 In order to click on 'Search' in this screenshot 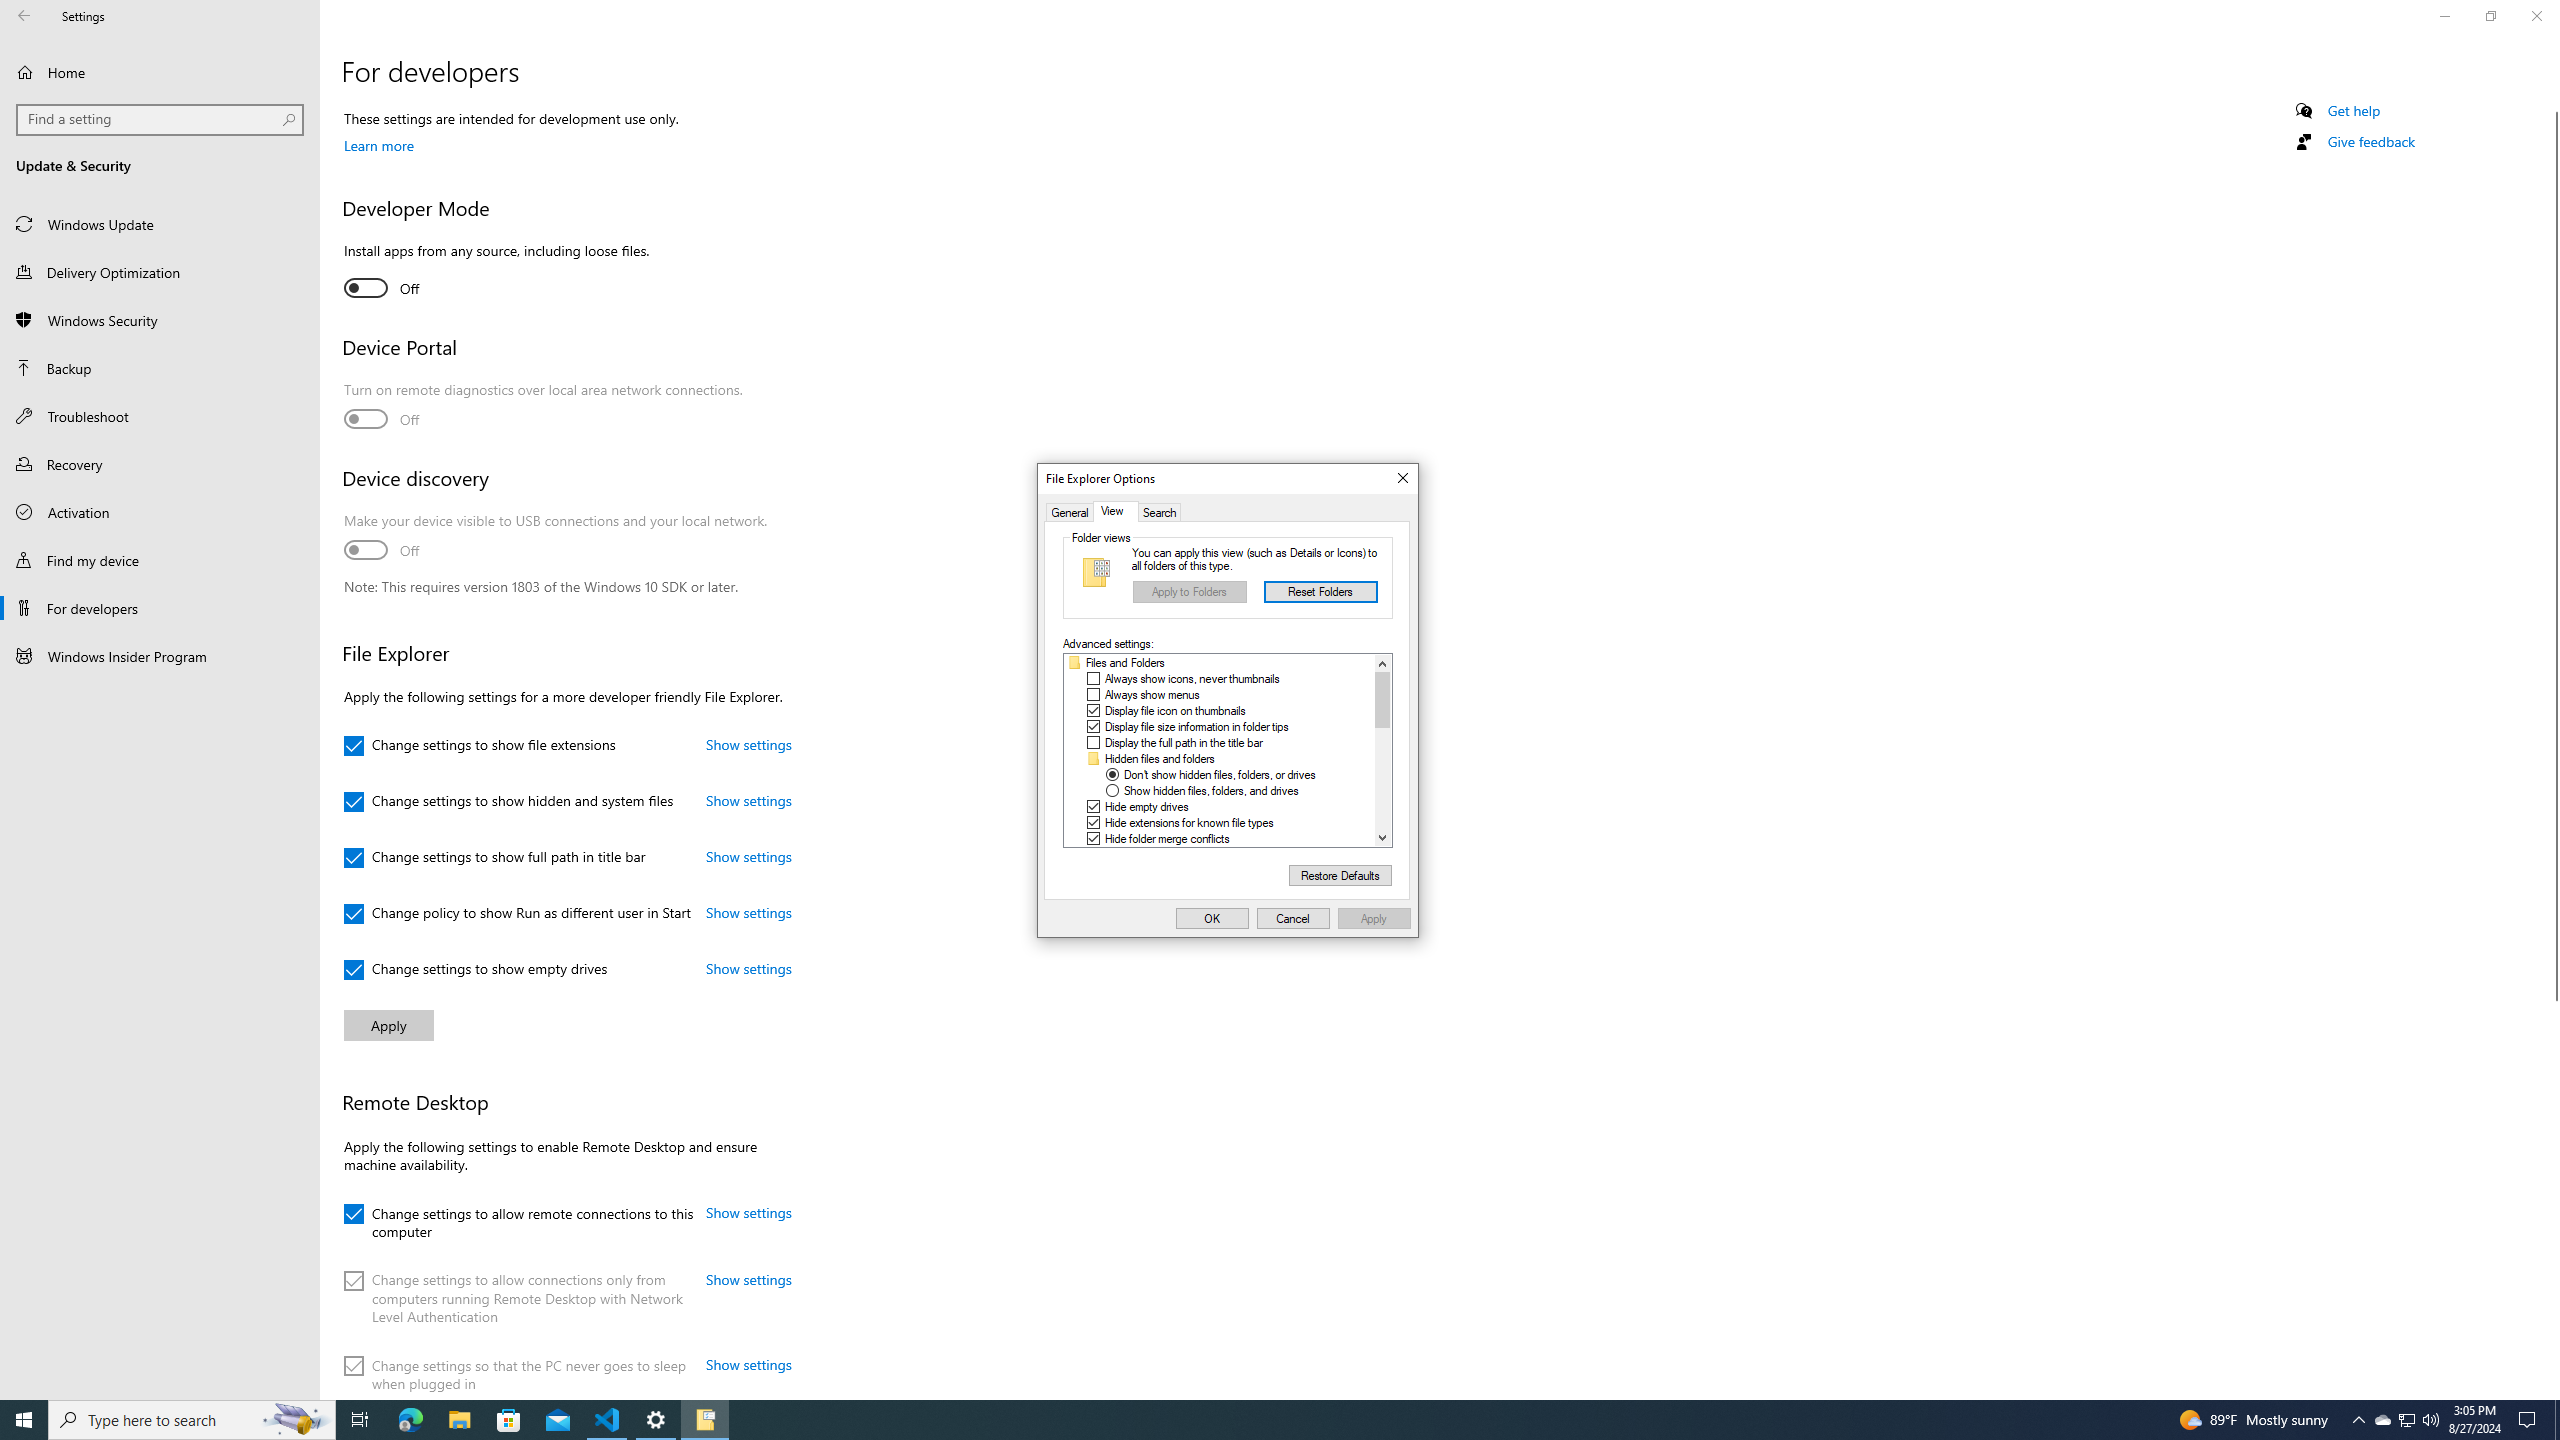, I will do `click(1158, 510)`.